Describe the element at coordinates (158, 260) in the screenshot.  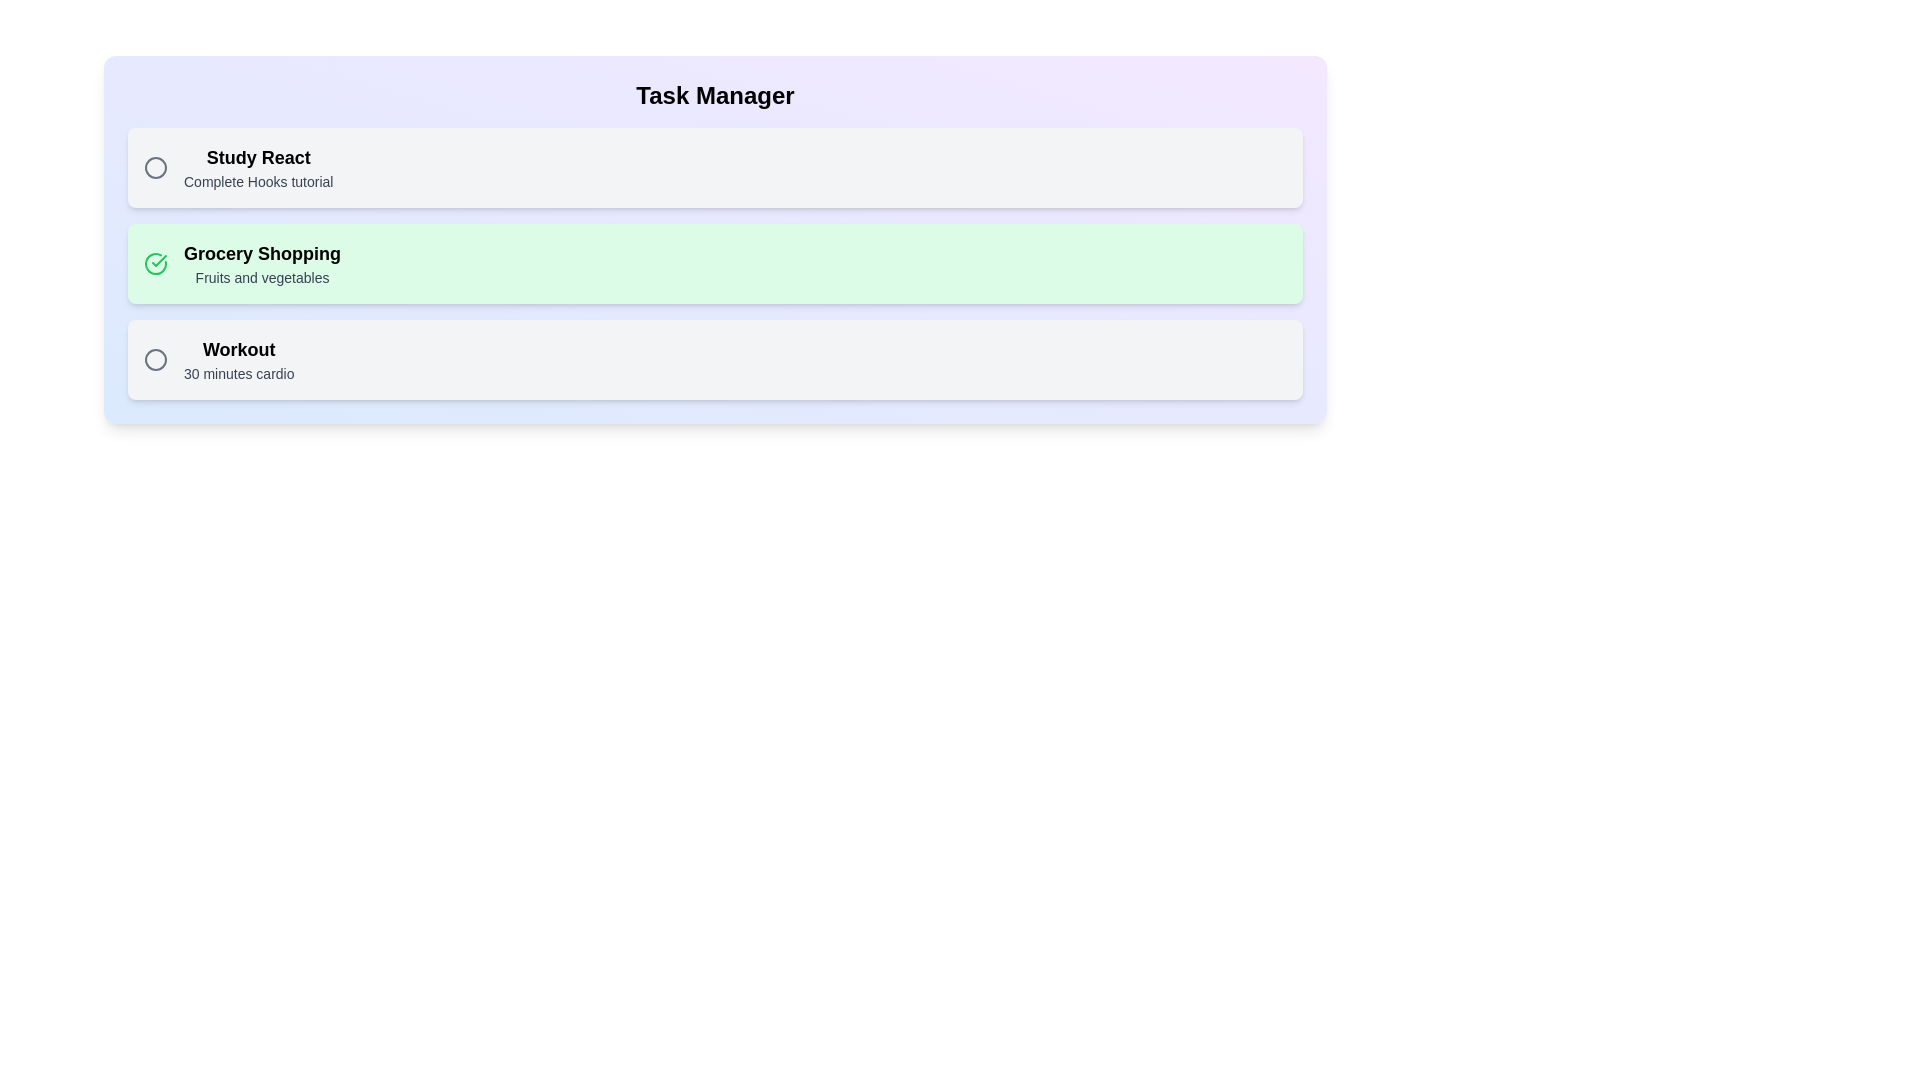
I see `the small green-colored checkmark icon within the circular boundary that indicates a completed task for 'Grocery Shopping'` at that location.